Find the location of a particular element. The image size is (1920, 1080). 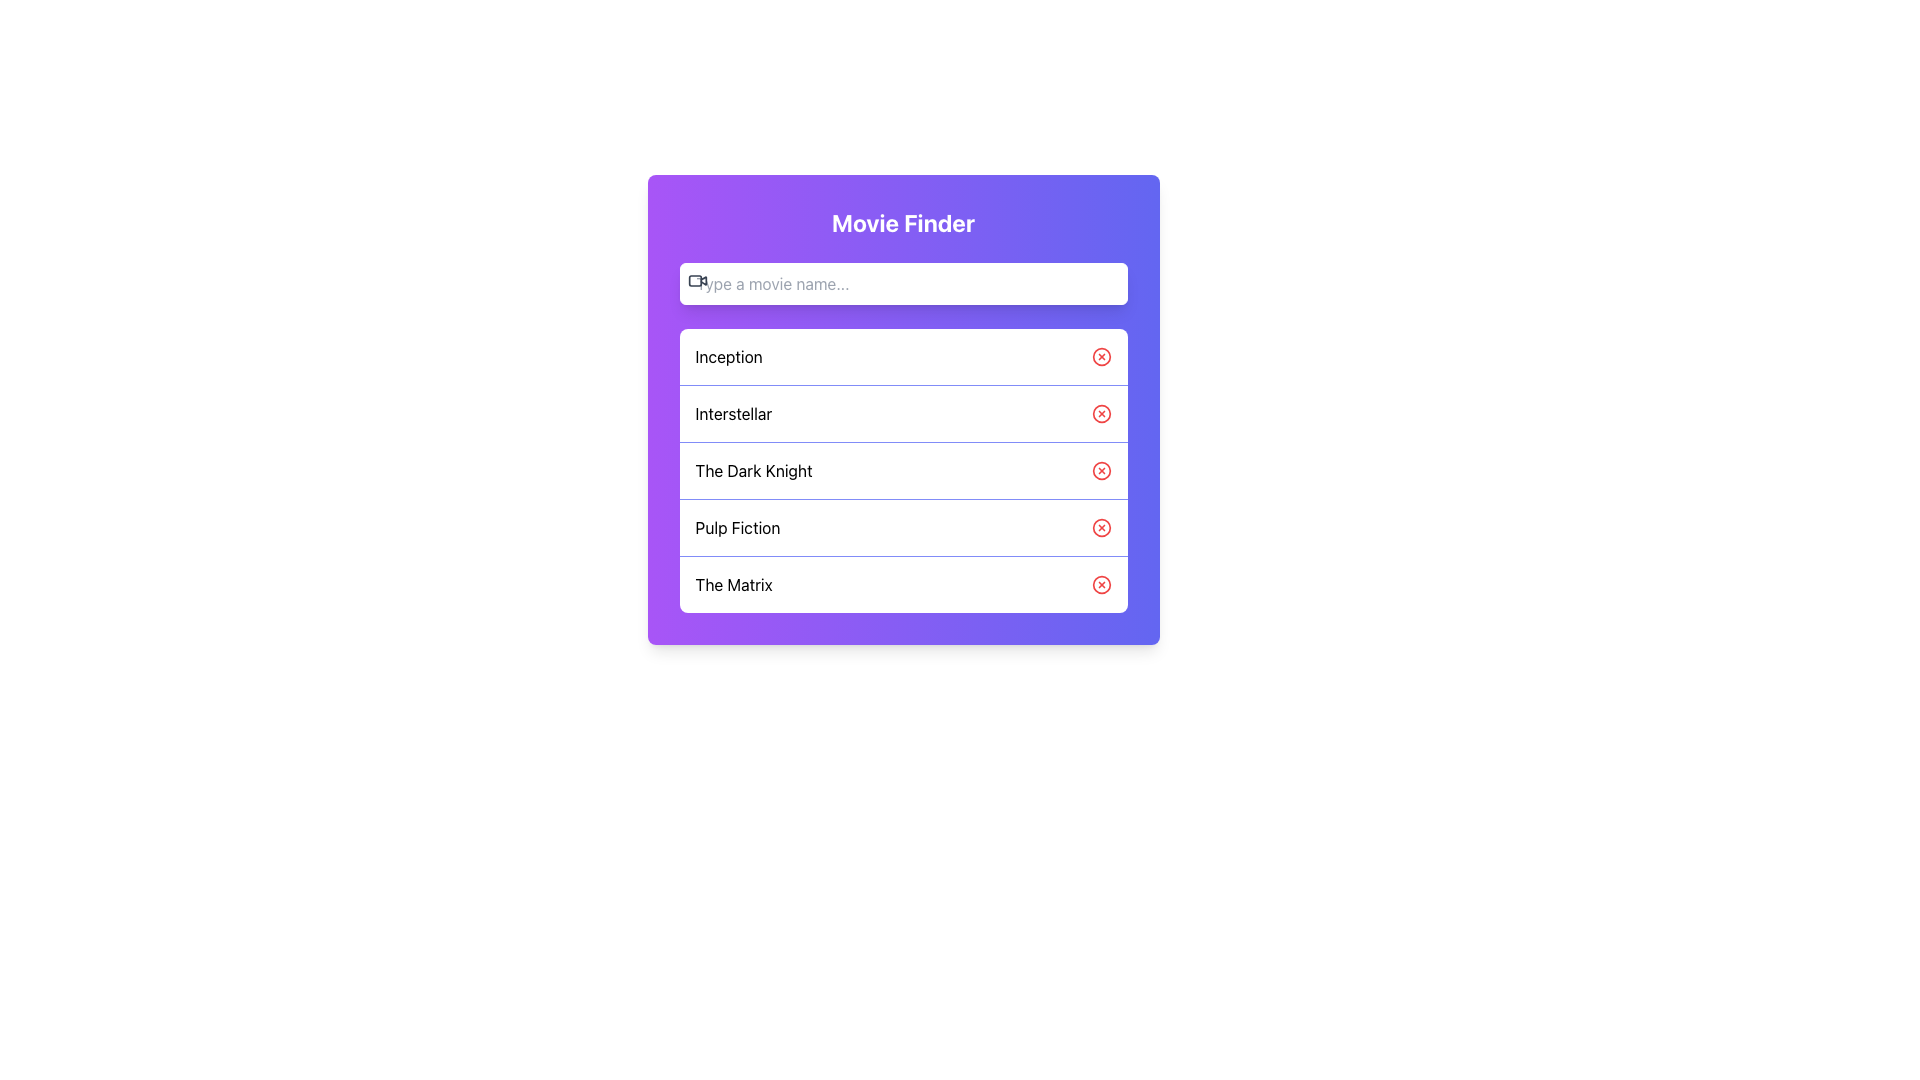

the deletion button for the 'Pulp Fiction' movie entry located at the far right of its row under the 'Movie Finder' header is located at coordinates (1100, 527).